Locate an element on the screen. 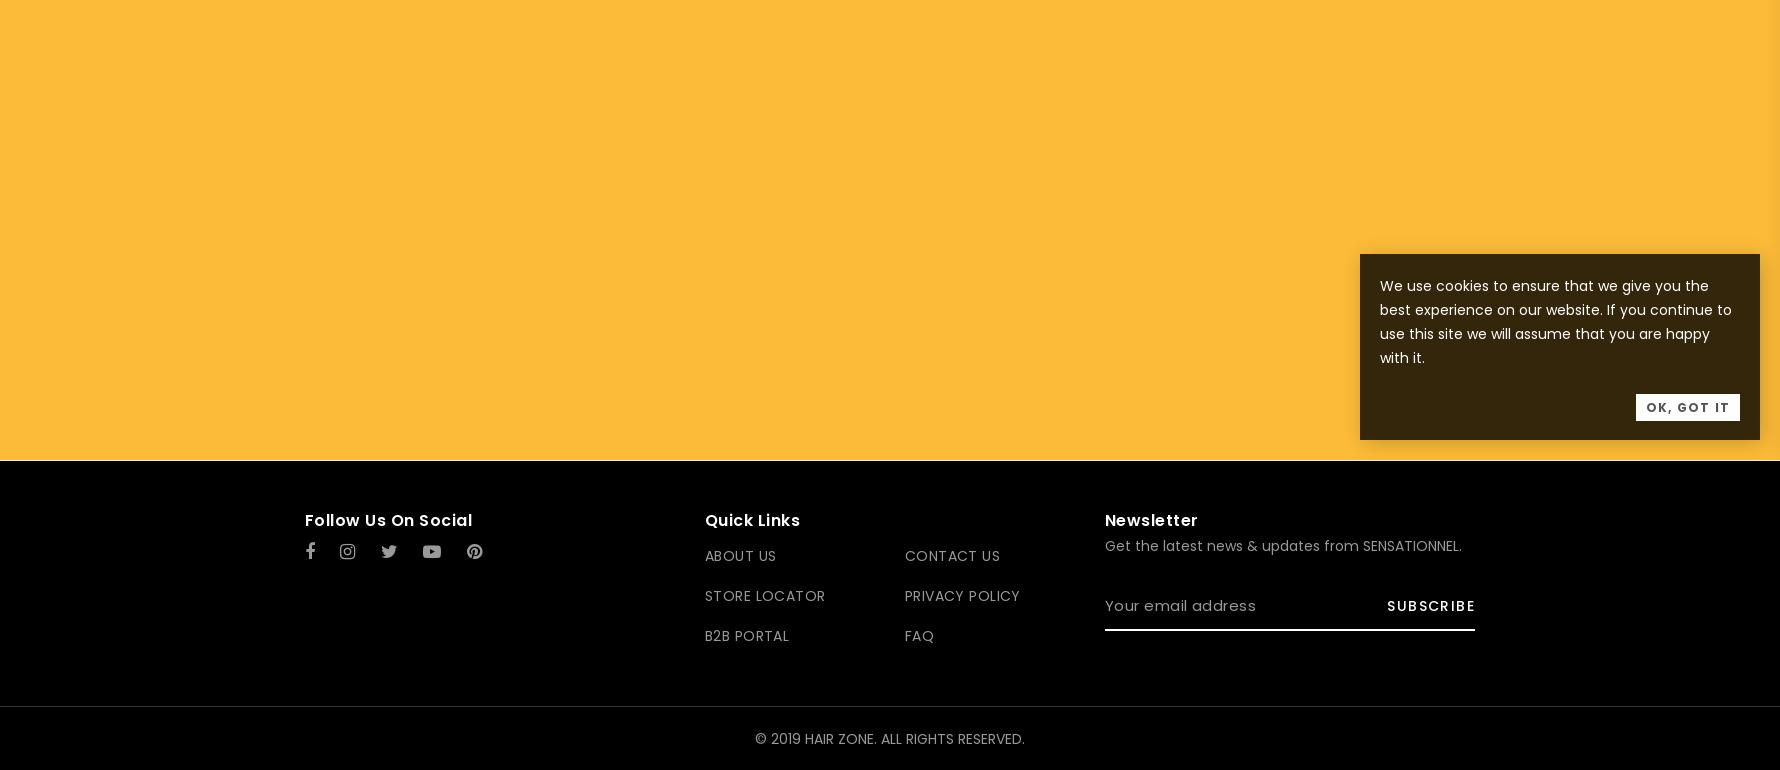  'ABOUT US' is located at coordinates (738, 556).